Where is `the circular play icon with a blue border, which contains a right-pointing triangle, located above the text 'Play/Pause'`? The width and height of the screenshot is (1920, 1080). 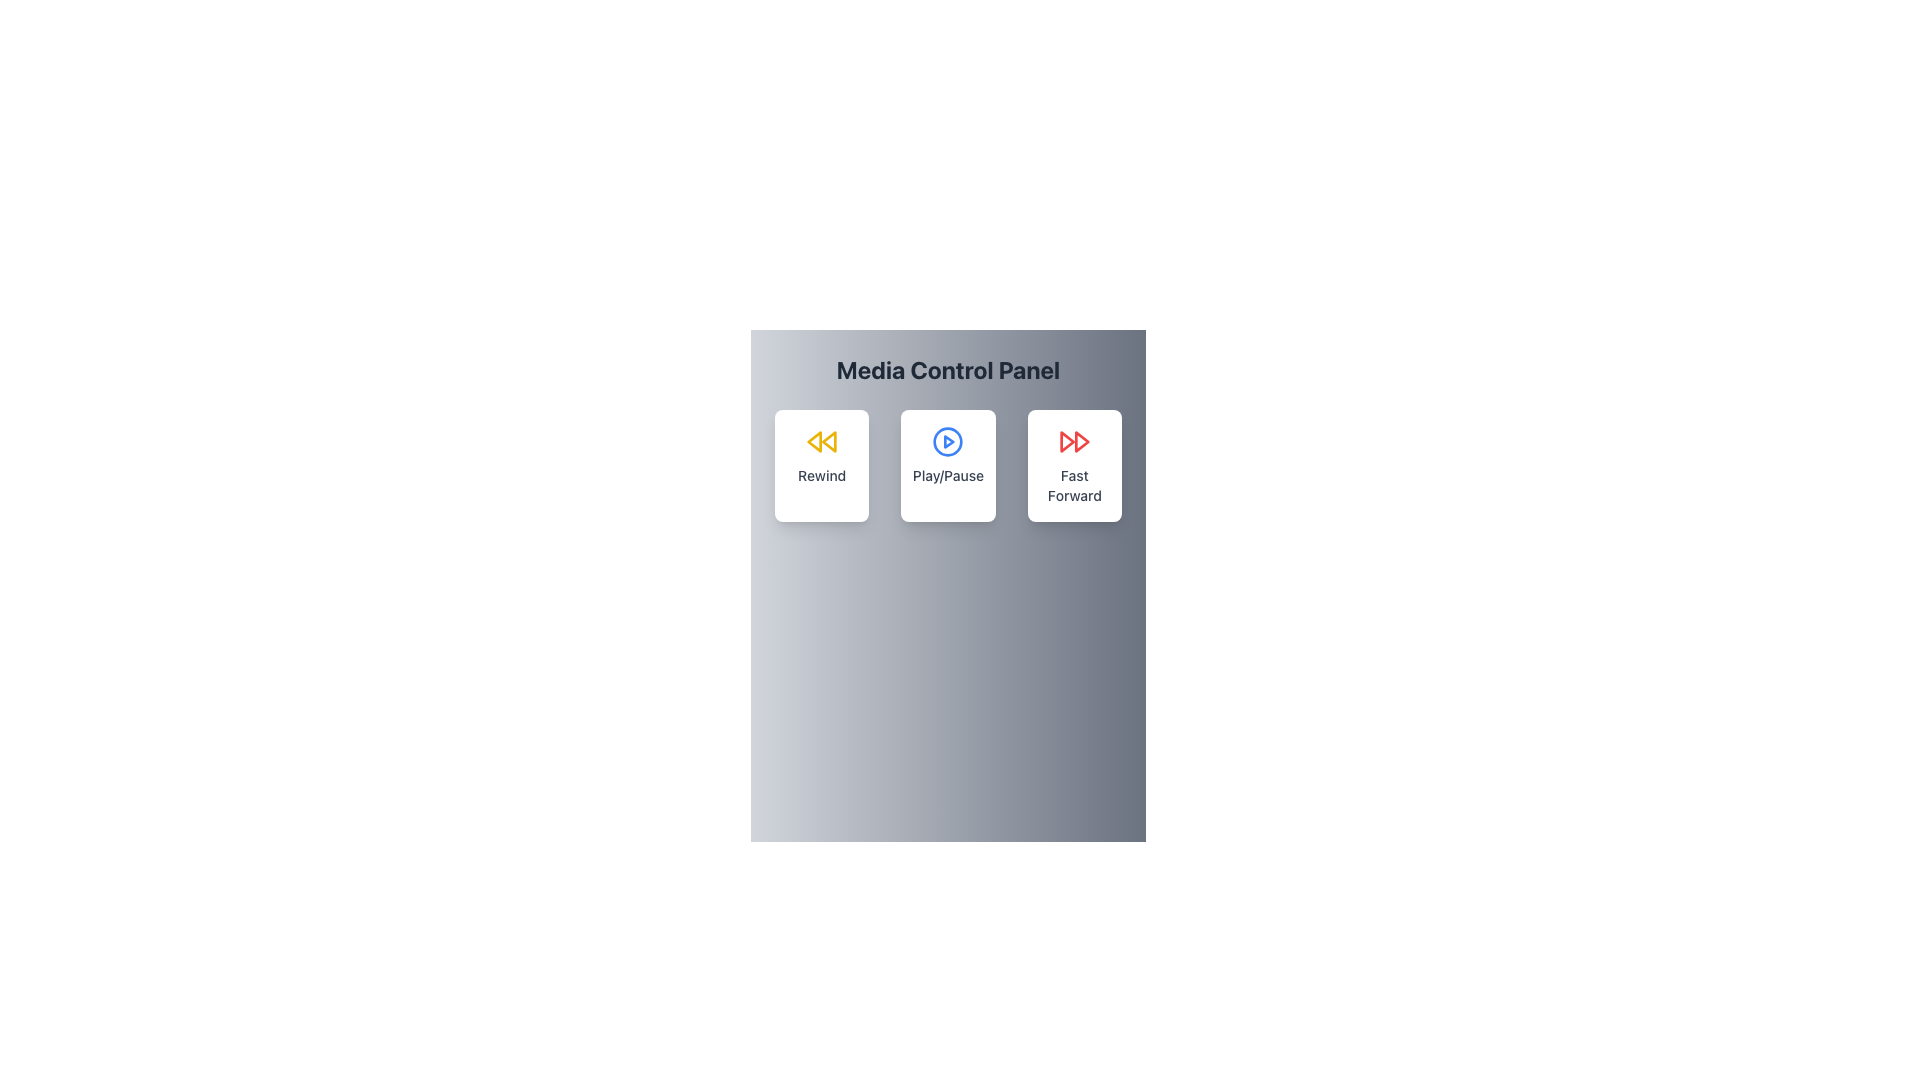
the circular play icon with a blue border, which contains a right-pointing triangle, located above the text 'Play/Pause' is located at coordinates (947, 441).